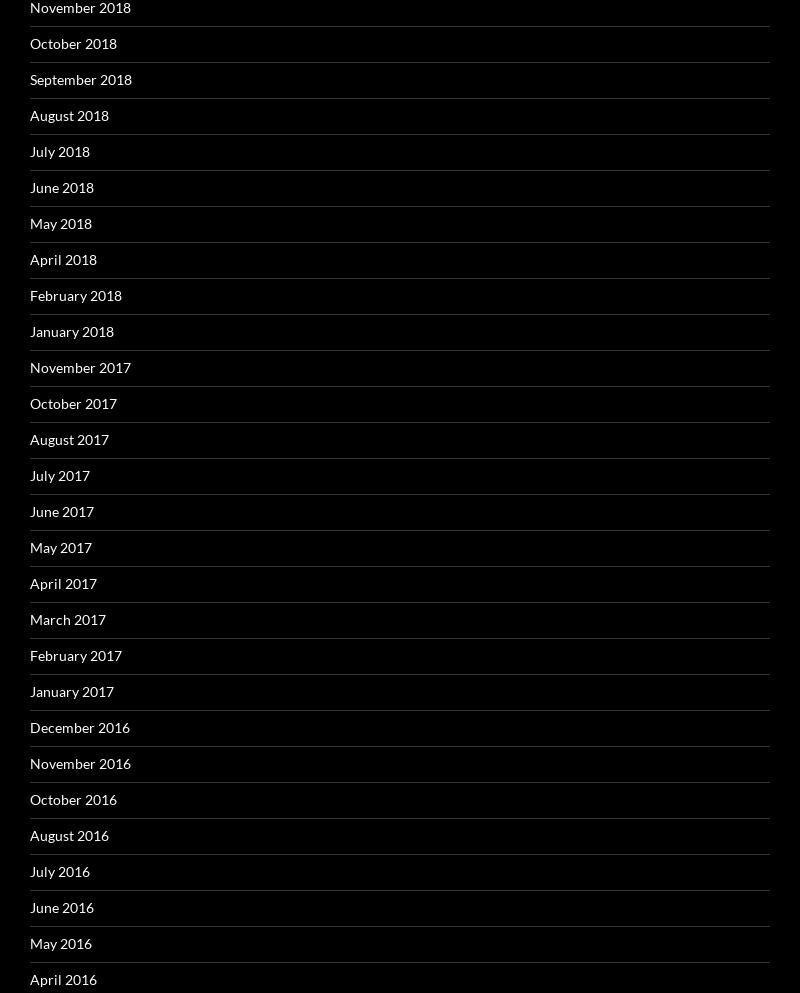  I want to click on 'October 2018', so click(73, 42).